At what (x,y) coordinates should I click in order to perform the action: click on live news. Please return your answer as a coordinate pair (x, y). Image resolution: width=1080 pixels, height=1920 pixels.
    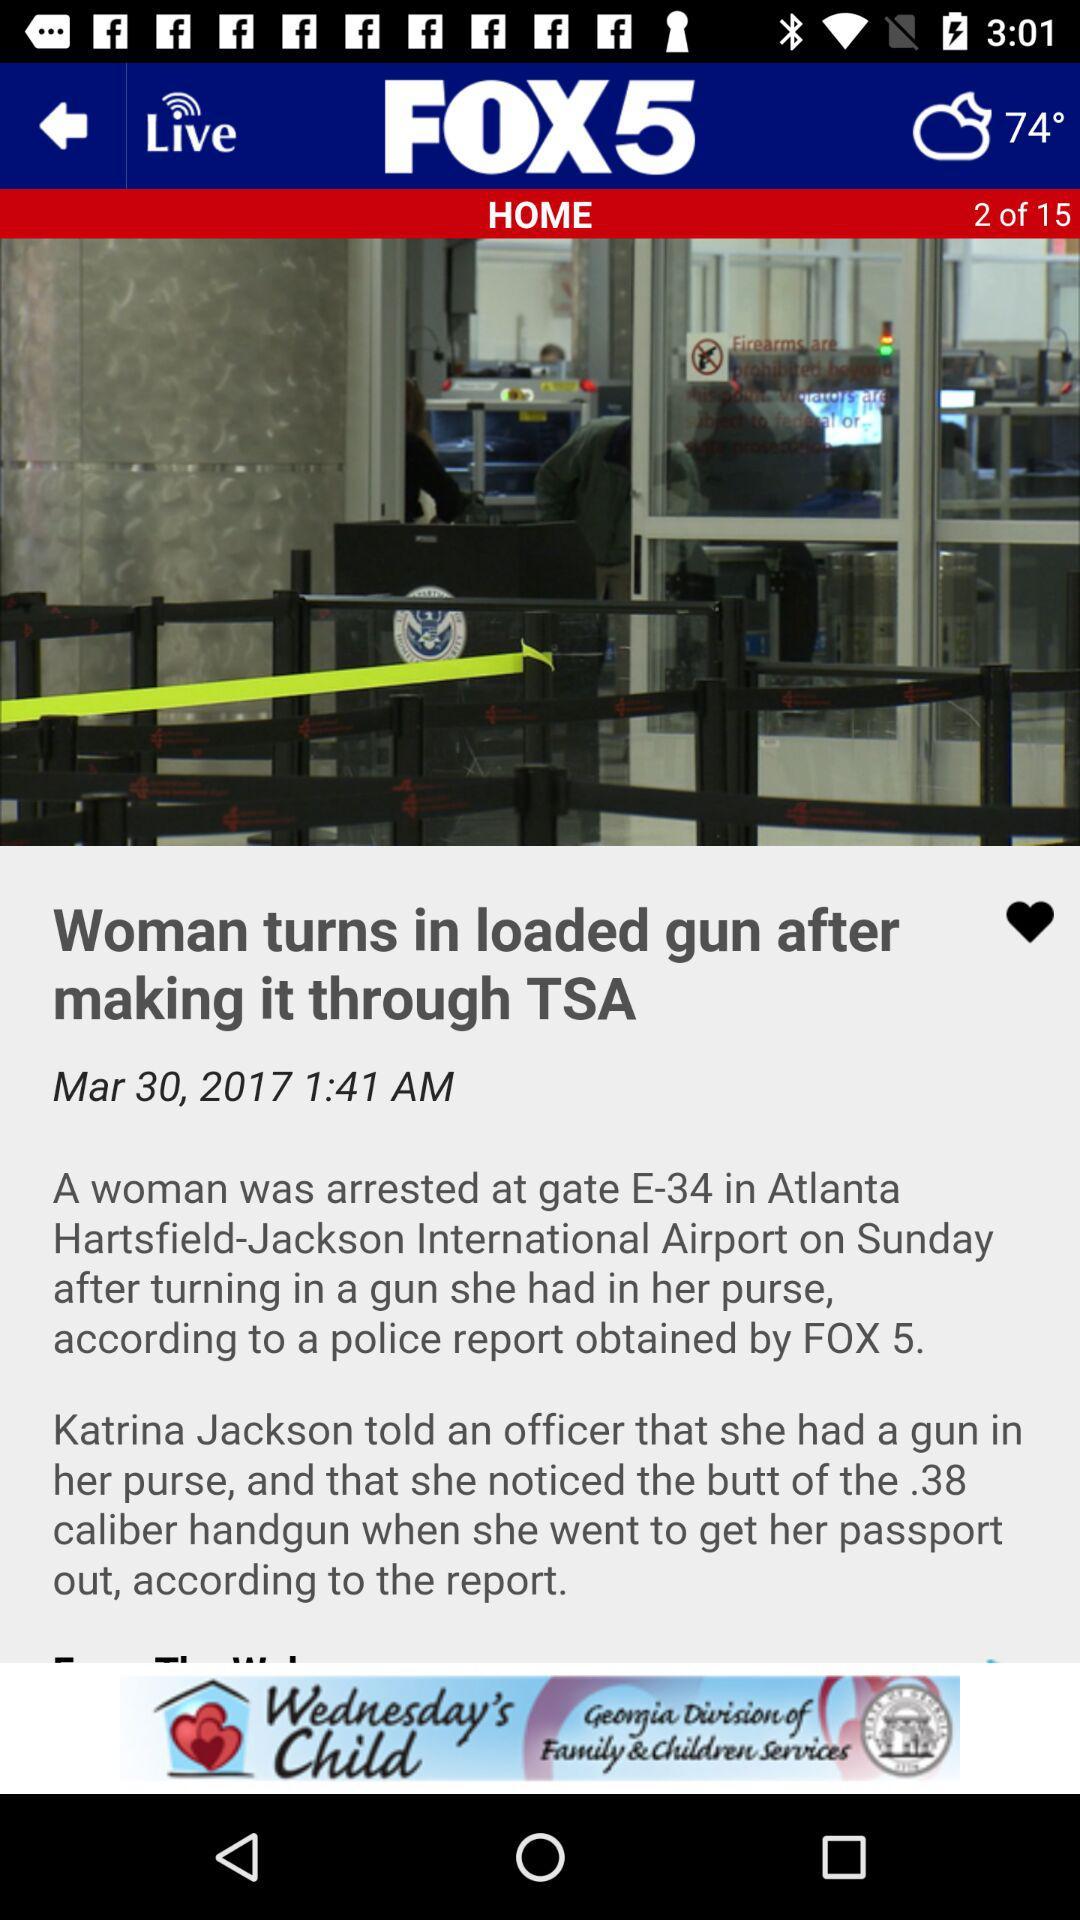
    Looking at the image, I should click on (189, 124).